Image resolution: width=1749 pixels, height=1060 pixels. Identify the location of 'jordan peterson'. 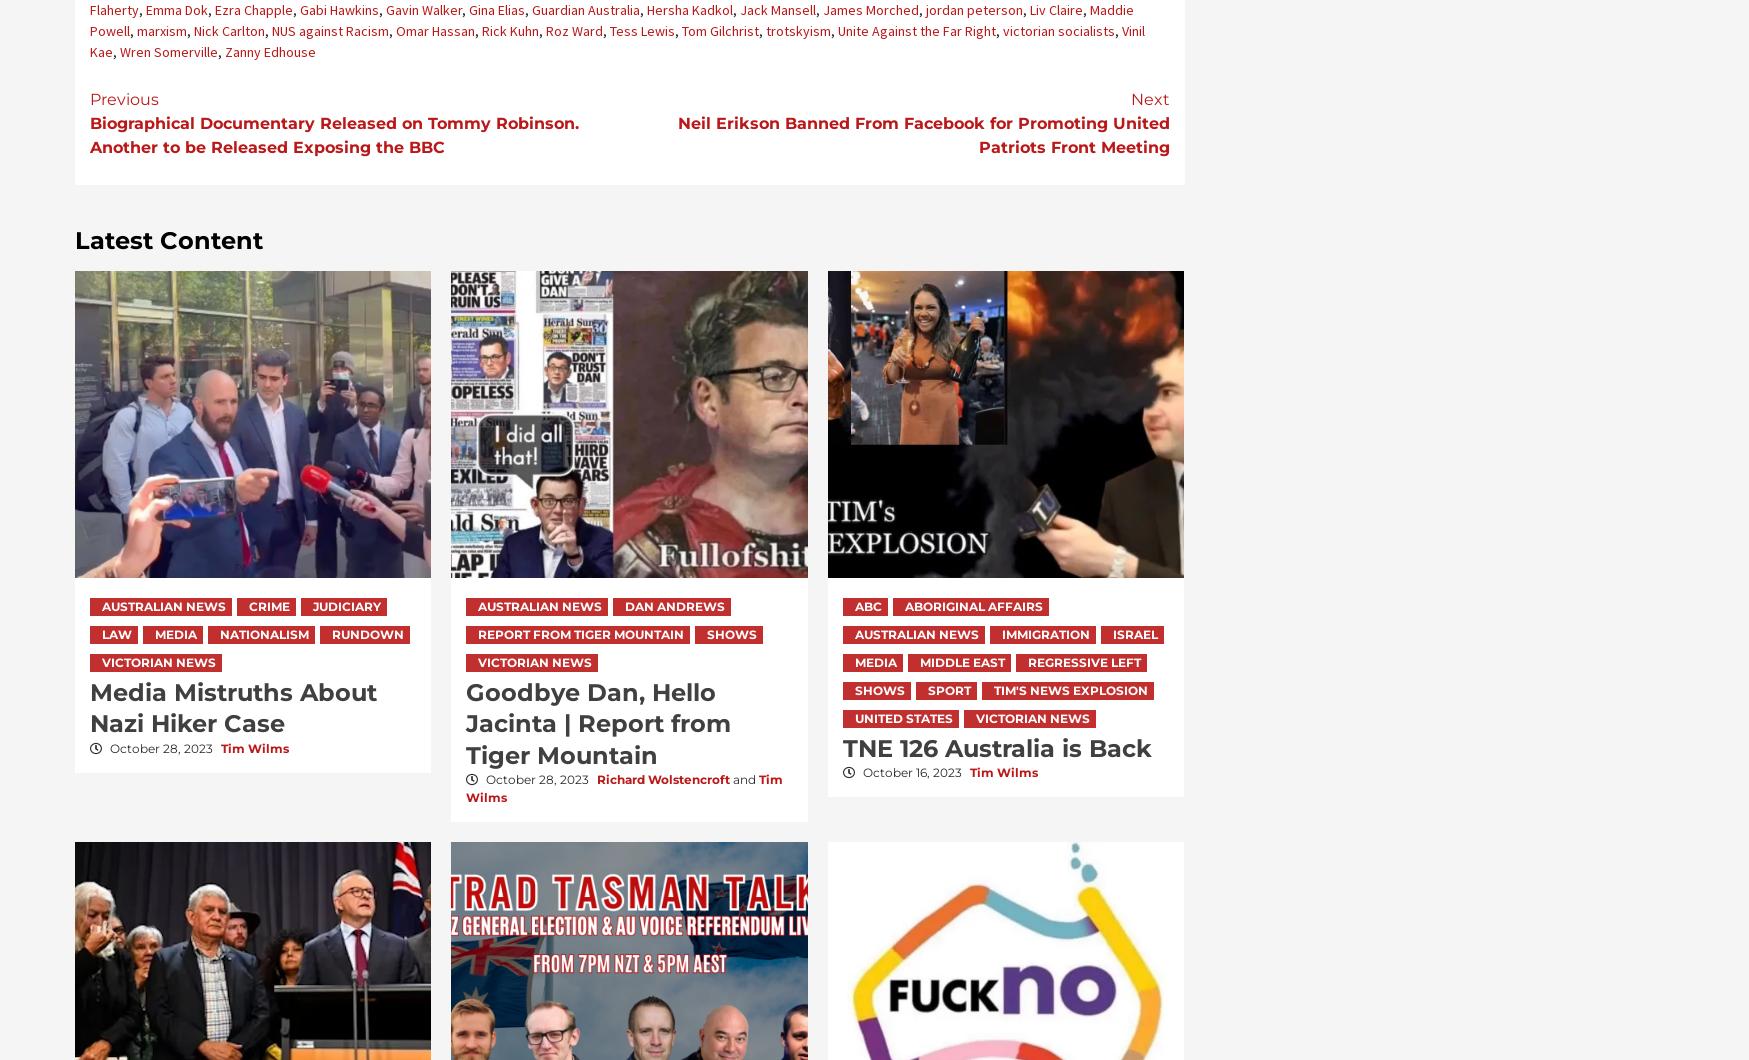
(972, 9).